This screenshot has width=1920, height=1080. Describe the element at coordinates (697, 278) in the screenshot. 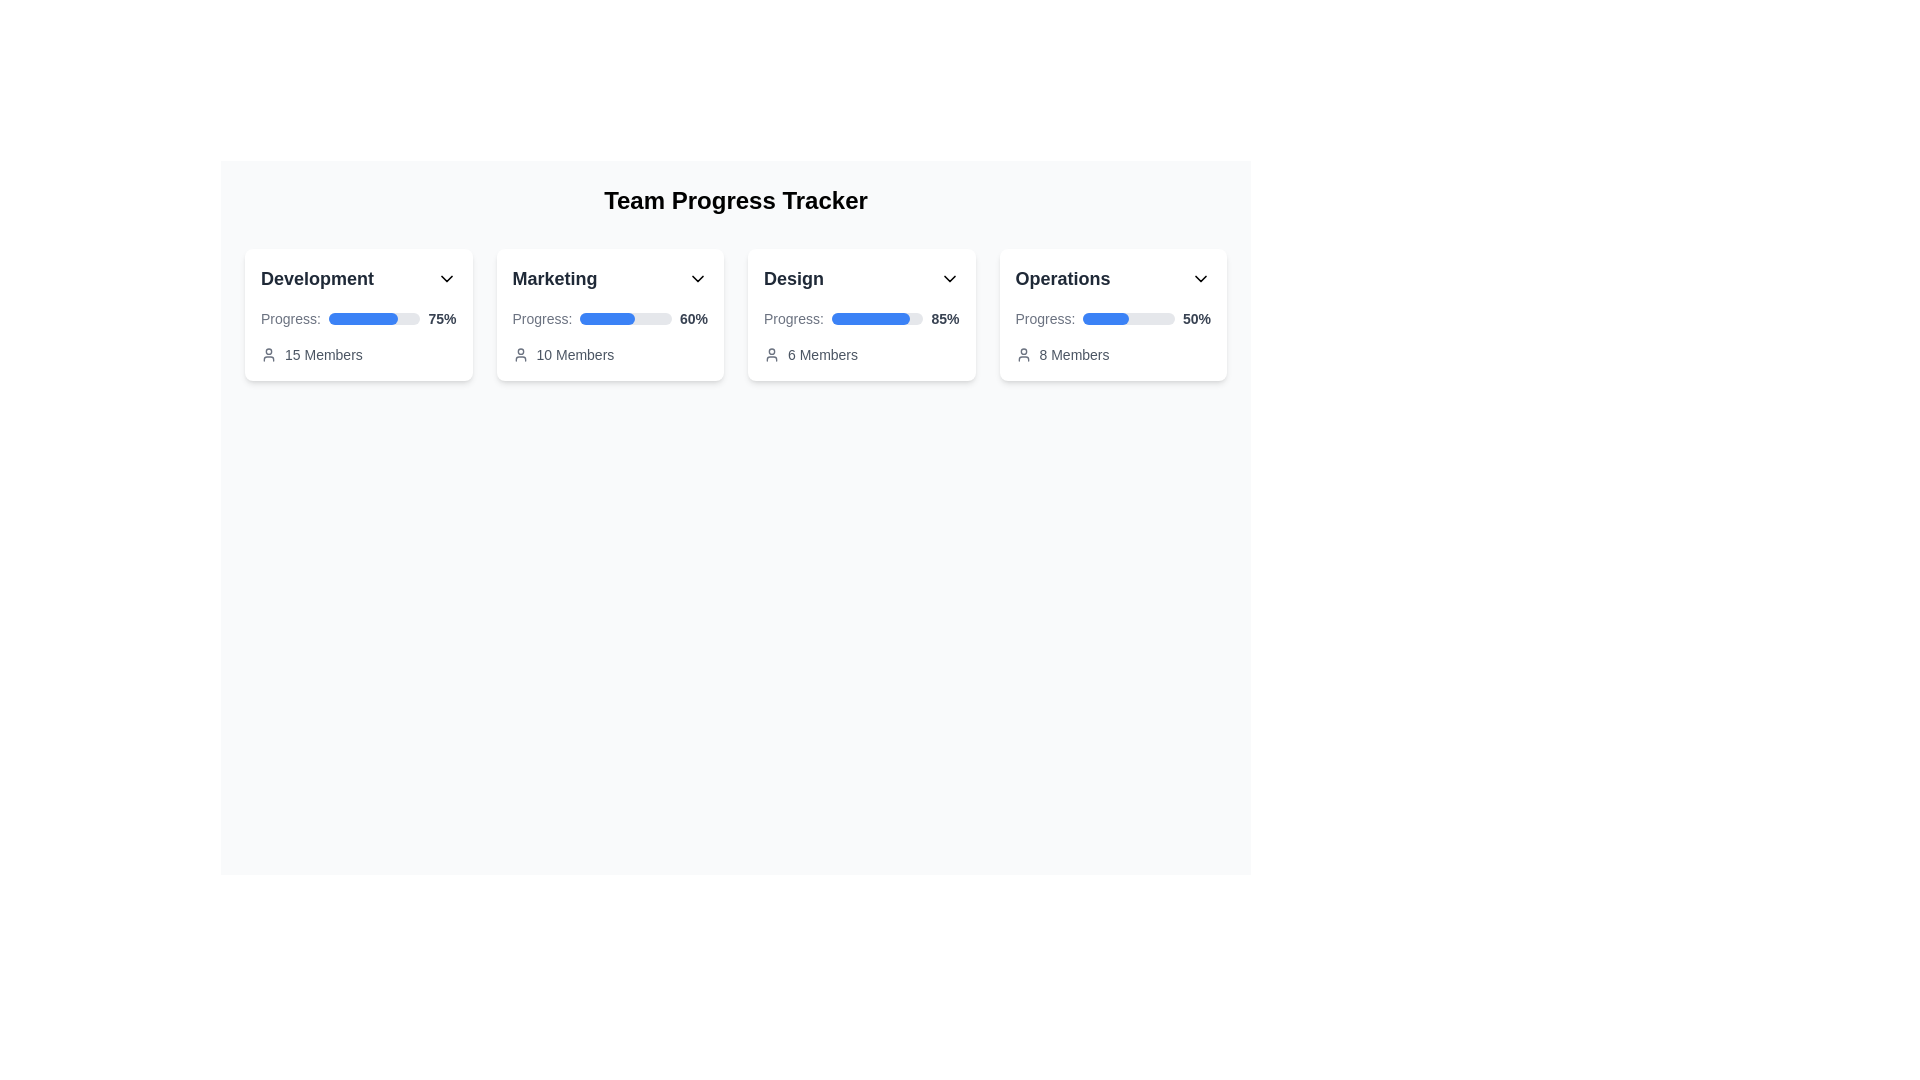

I see `the dropdown indicator icon button located in the upper-right corner of the 'Marketing' card` at that location.